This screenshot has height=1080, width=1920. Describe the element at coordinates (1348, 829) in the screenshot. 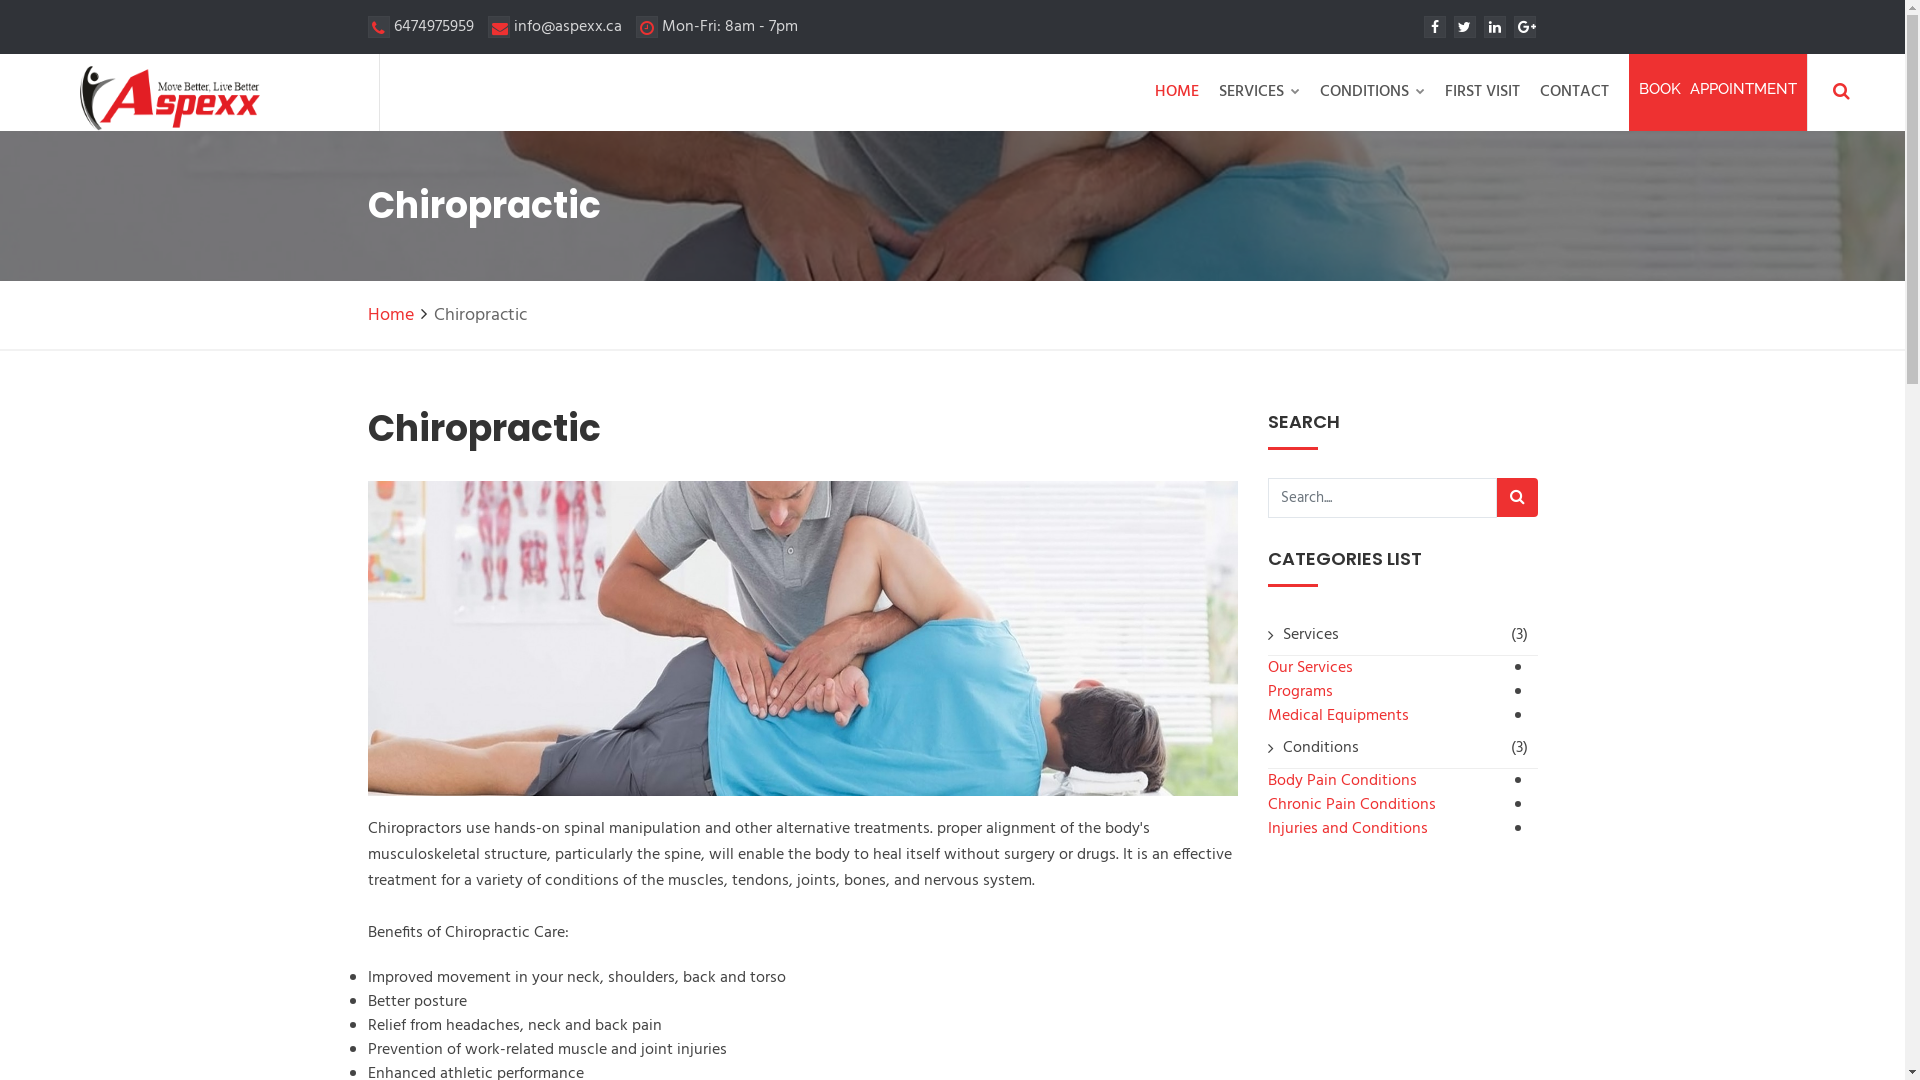

I see `'Injuries and Conditions'` at that location.